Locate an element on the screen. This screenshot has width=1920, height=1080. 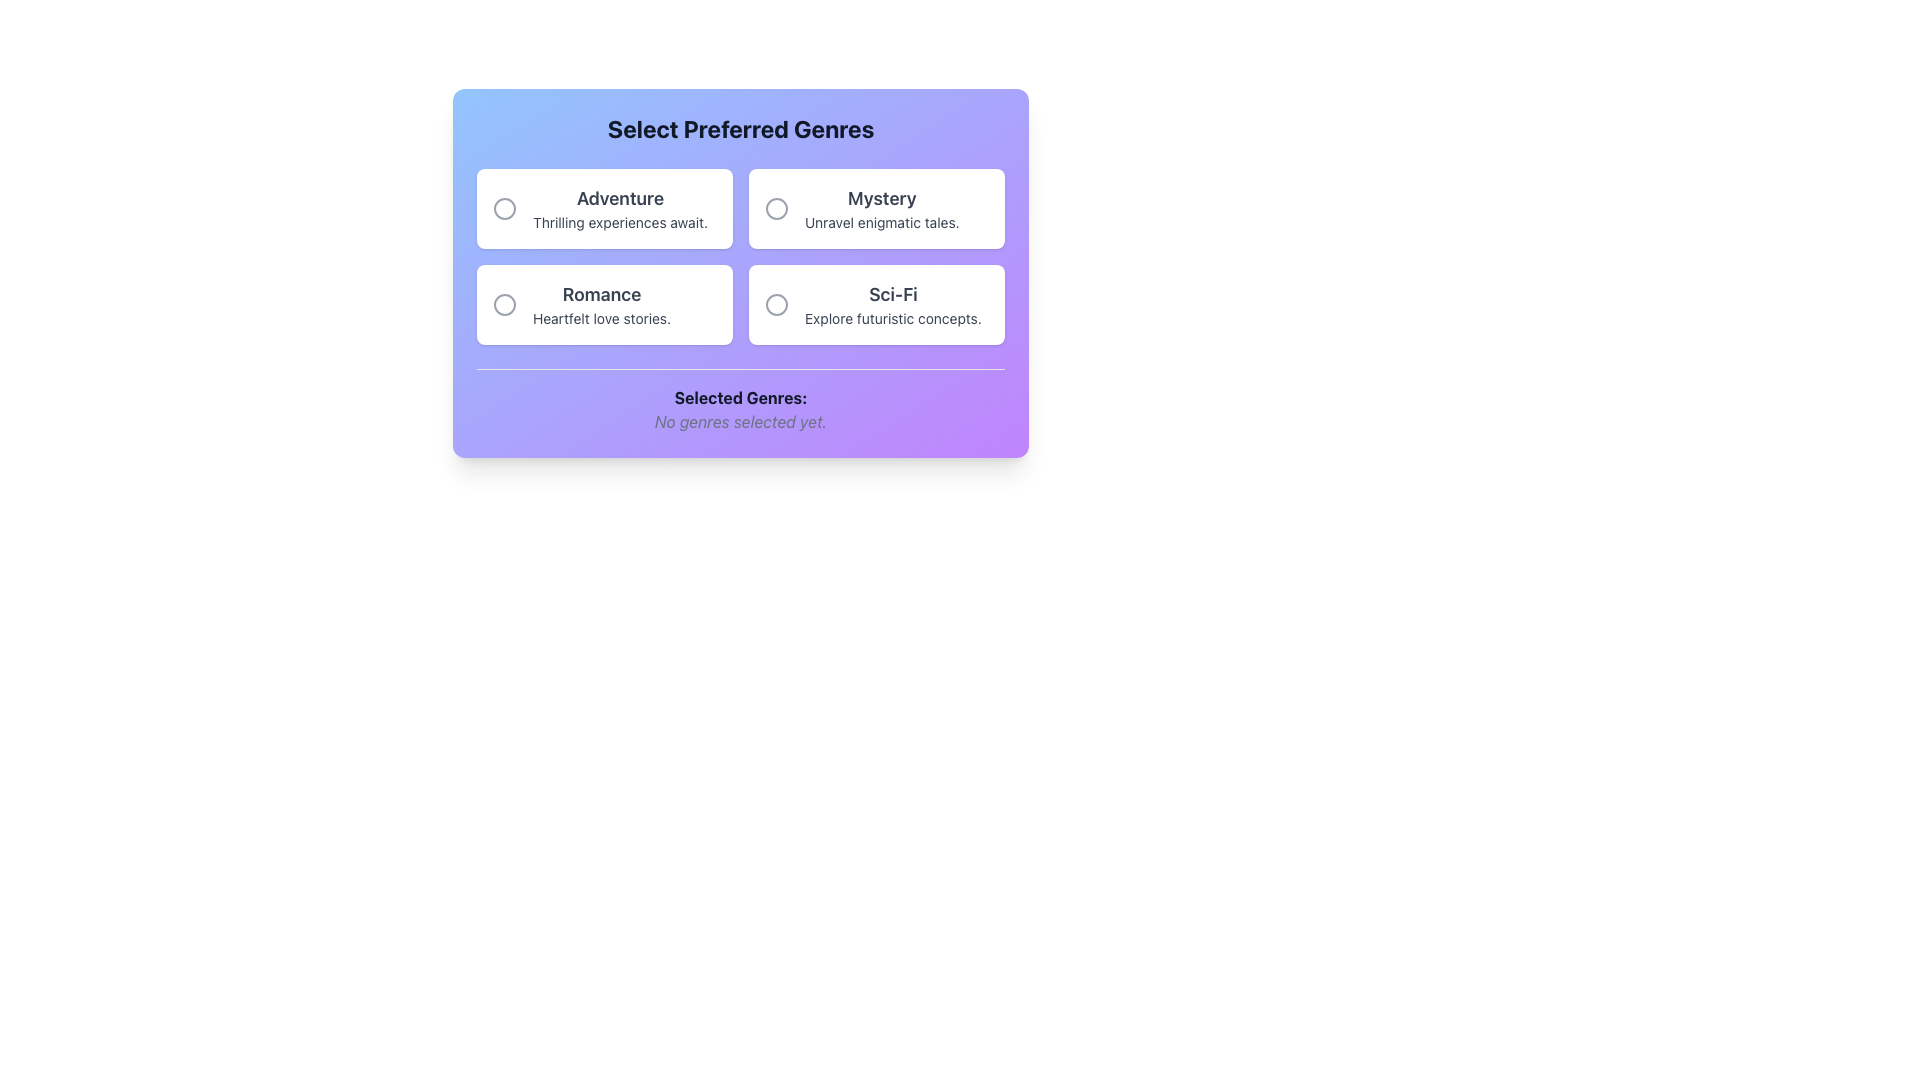
the text display element that shows 'Selected Genres:' in bold and 'No genres selected yet.' in italicized gray, located below the genre options grid is located at coordinates (739, 401).